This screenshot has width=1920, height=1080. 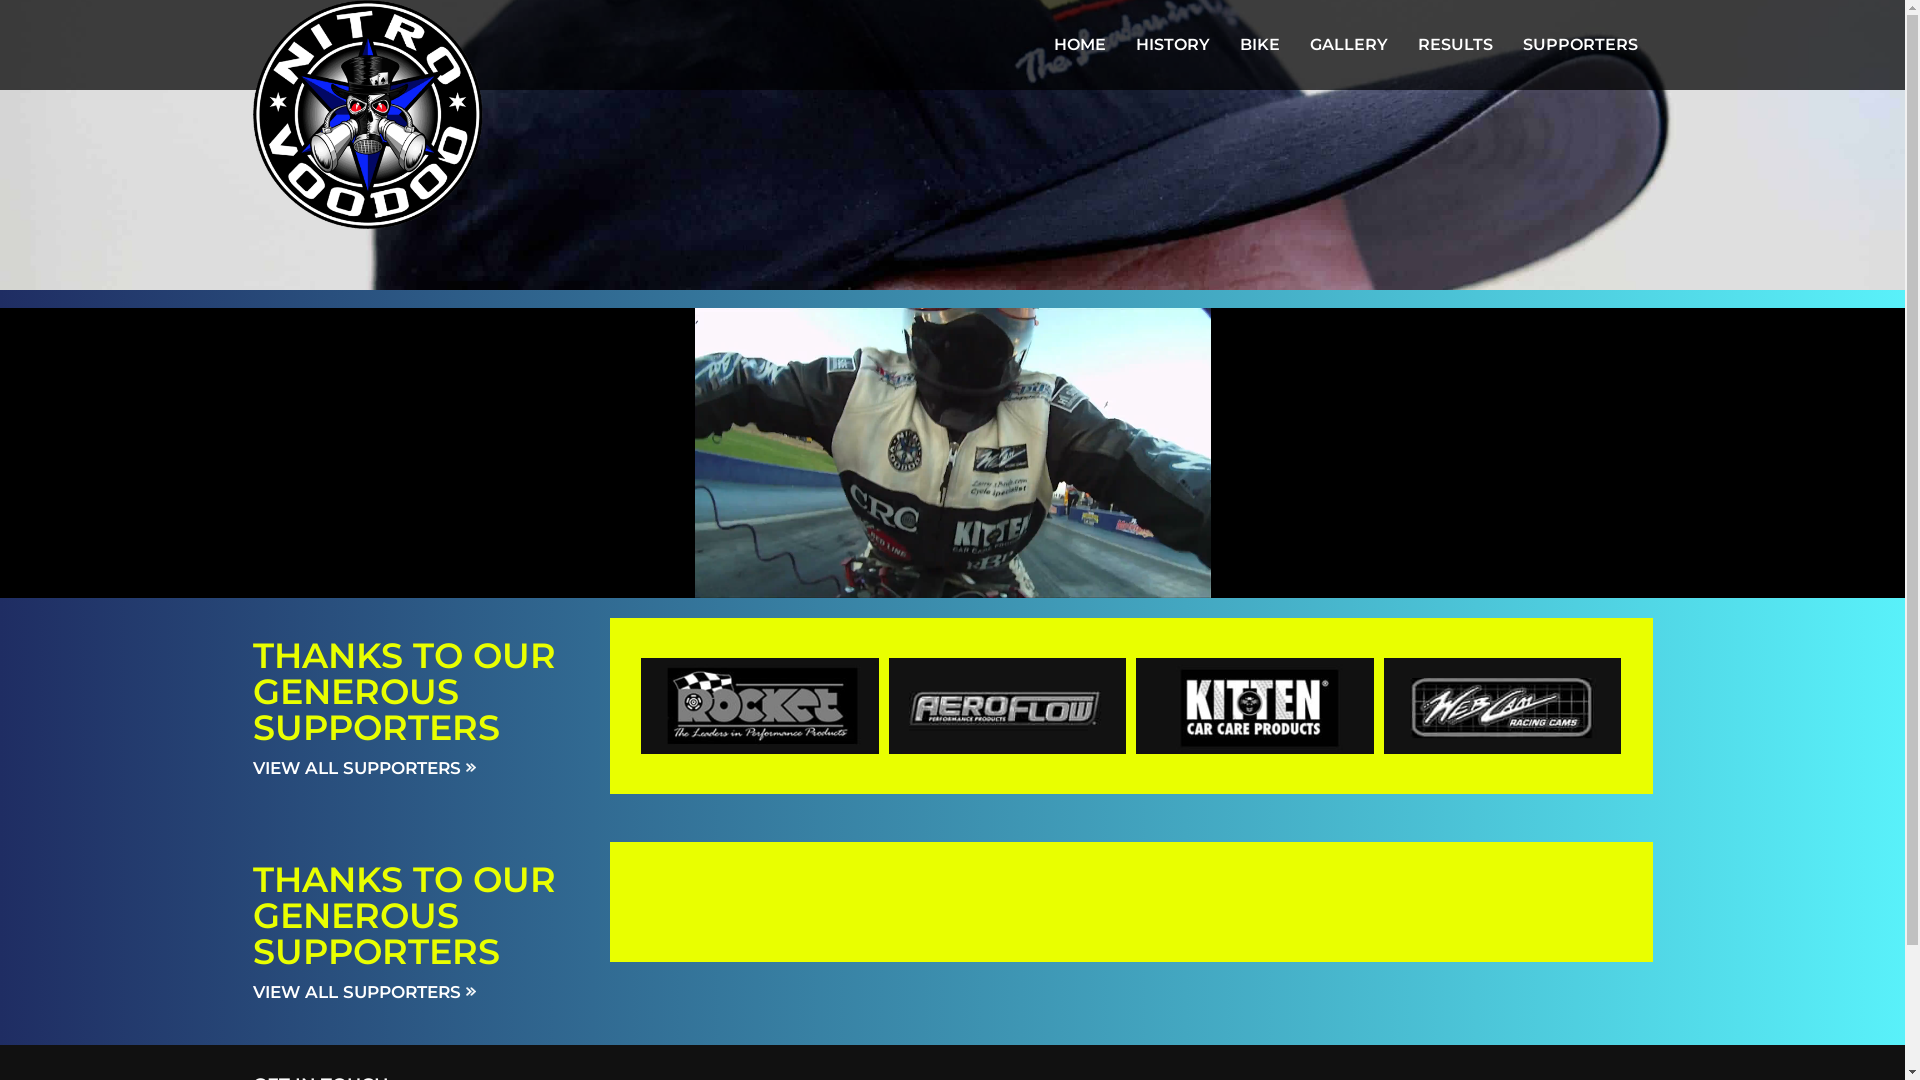 What do you see at coordinates (1037, 45) in the screenshot?
I see `'HOME'` at bounding box center [1037, 45].